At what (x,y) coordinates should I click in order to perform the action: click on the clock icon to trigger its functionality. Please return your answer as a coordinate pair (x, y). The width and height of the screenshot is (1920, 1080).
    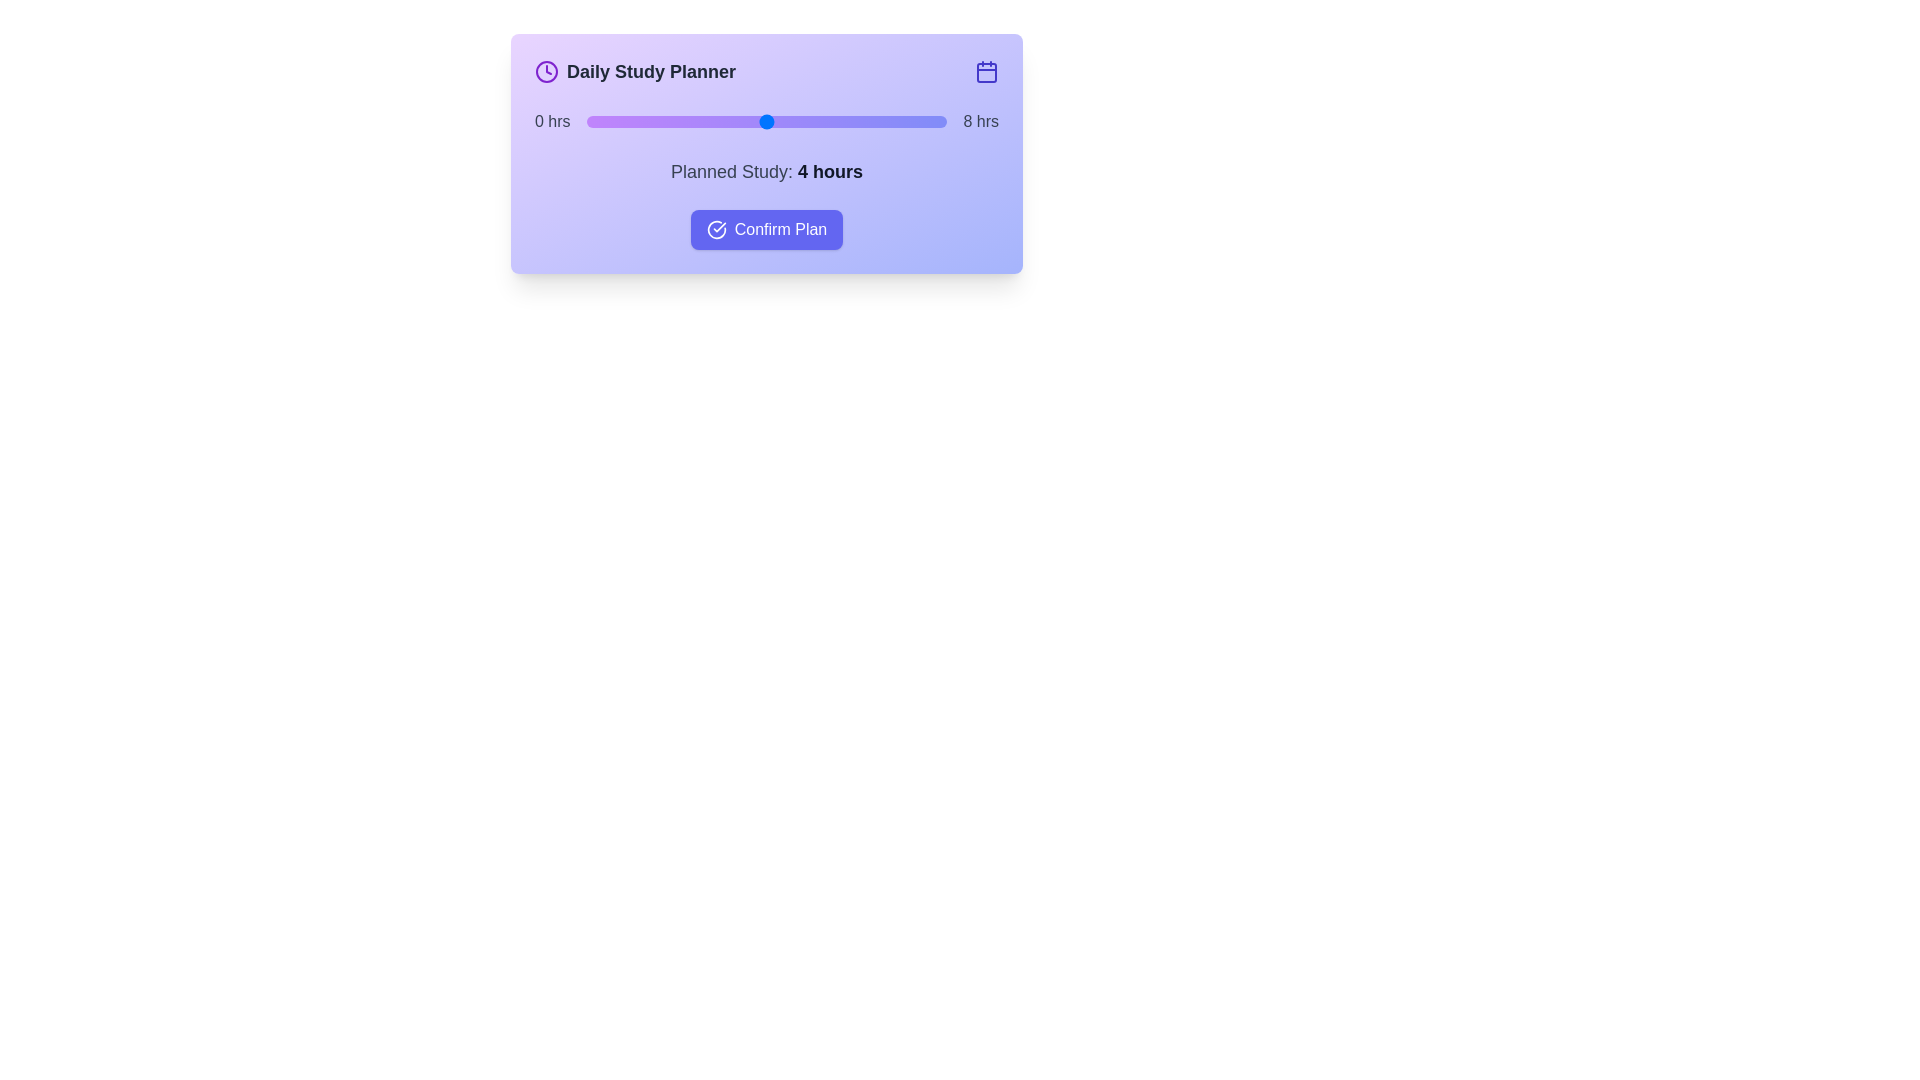
    Looking at the image, I should click on (547, 71).